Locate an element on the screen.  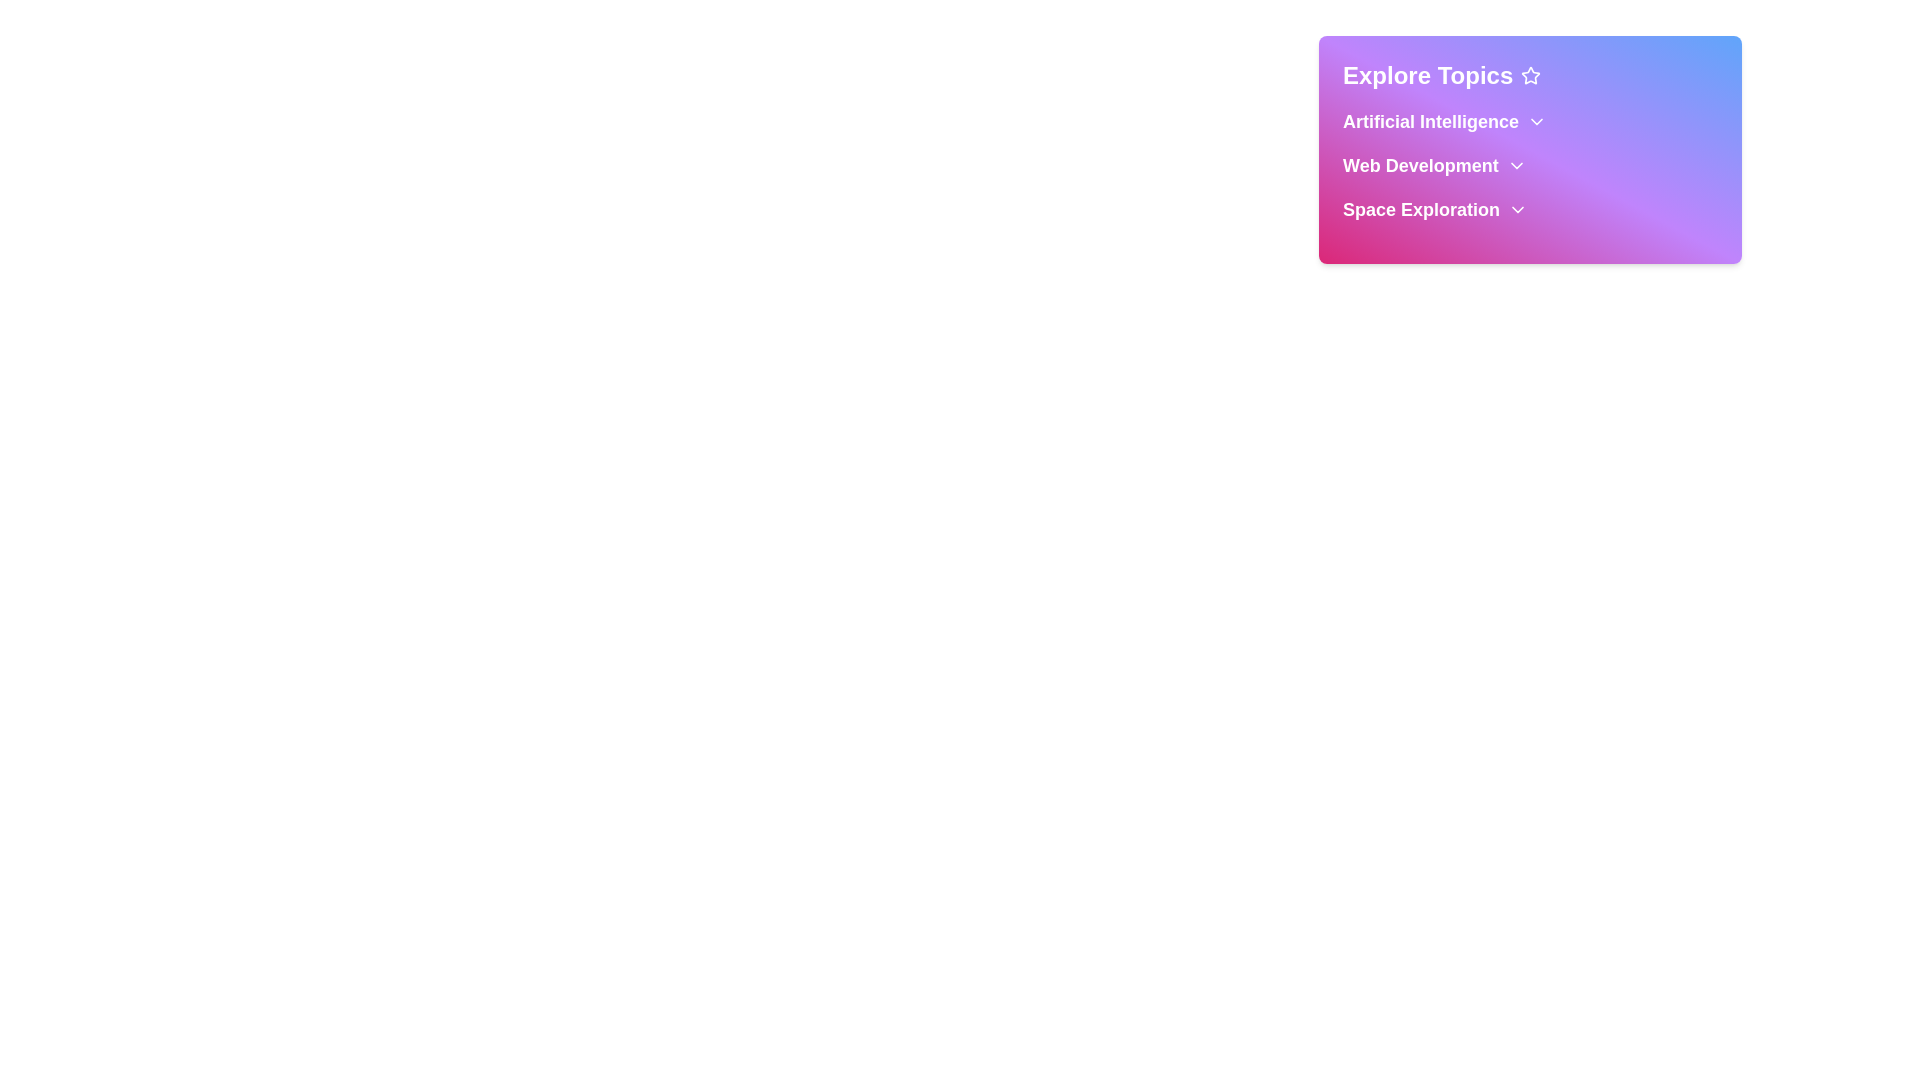
the text label that reads 'Web Development', which is styled with a bold font and positioned on a vibrant gradient background, located in a dropdown menu under 'Explore Topics' is located at coordinates (1419, 164).